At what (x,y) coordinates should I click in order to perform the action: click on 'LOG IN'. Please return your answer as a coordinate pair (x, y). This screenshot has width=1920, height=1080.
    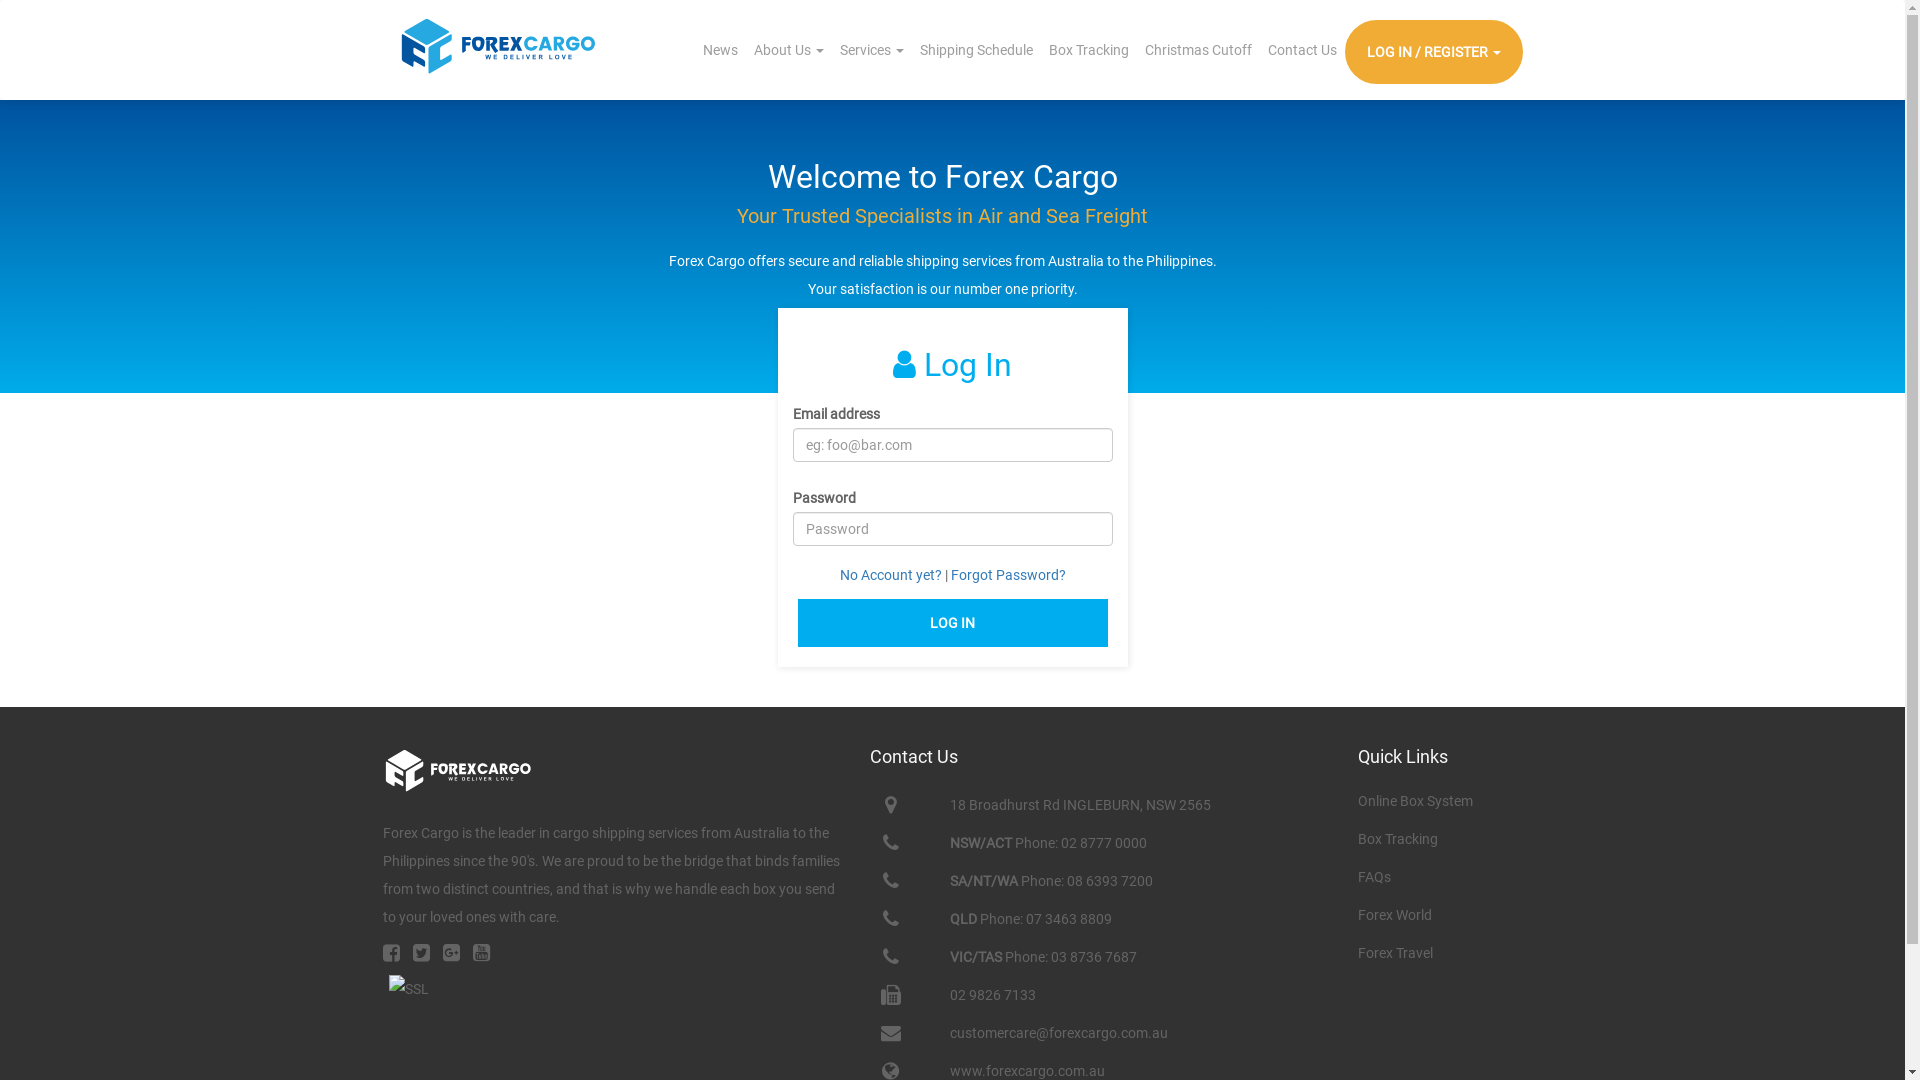
    Looking at the image, I should click on (952, 622).